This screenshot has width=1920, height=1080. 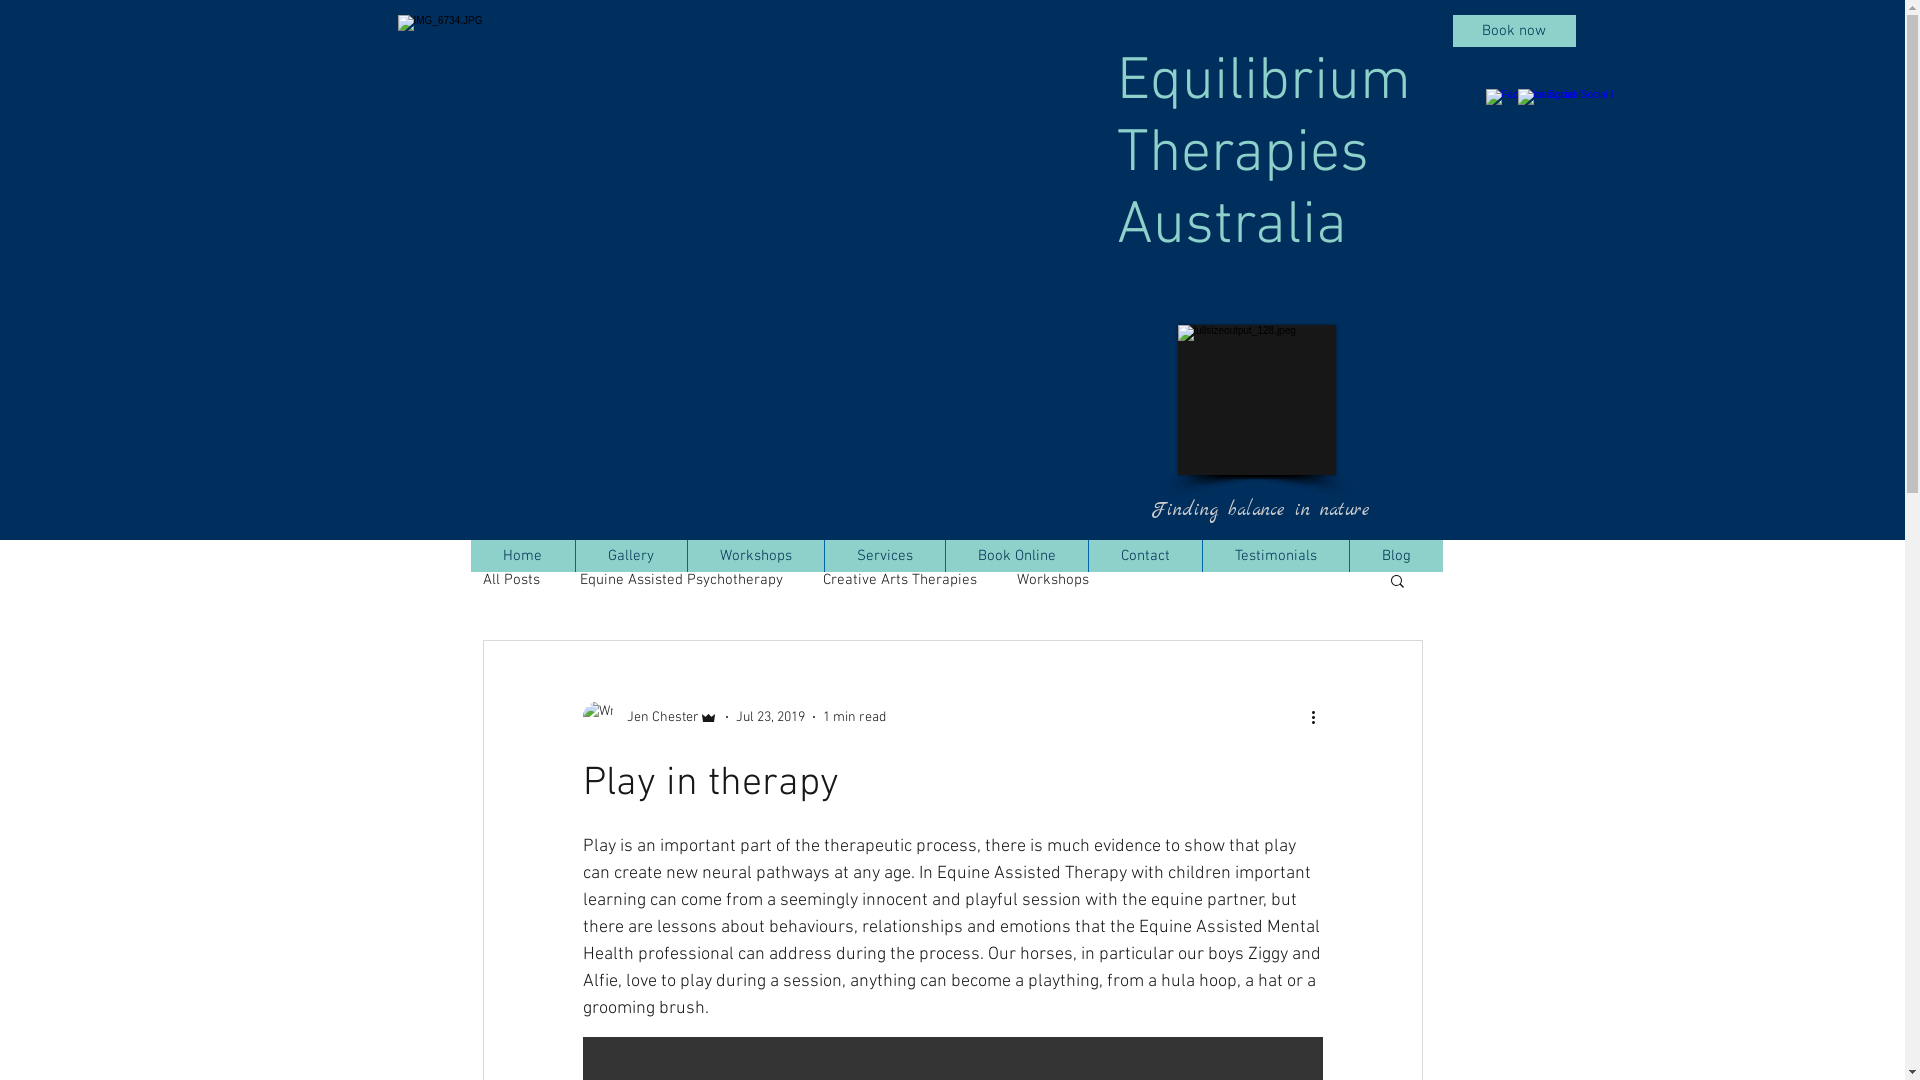 I want to click on 'Creative Arts Therapies', so click(x=821, y=579).